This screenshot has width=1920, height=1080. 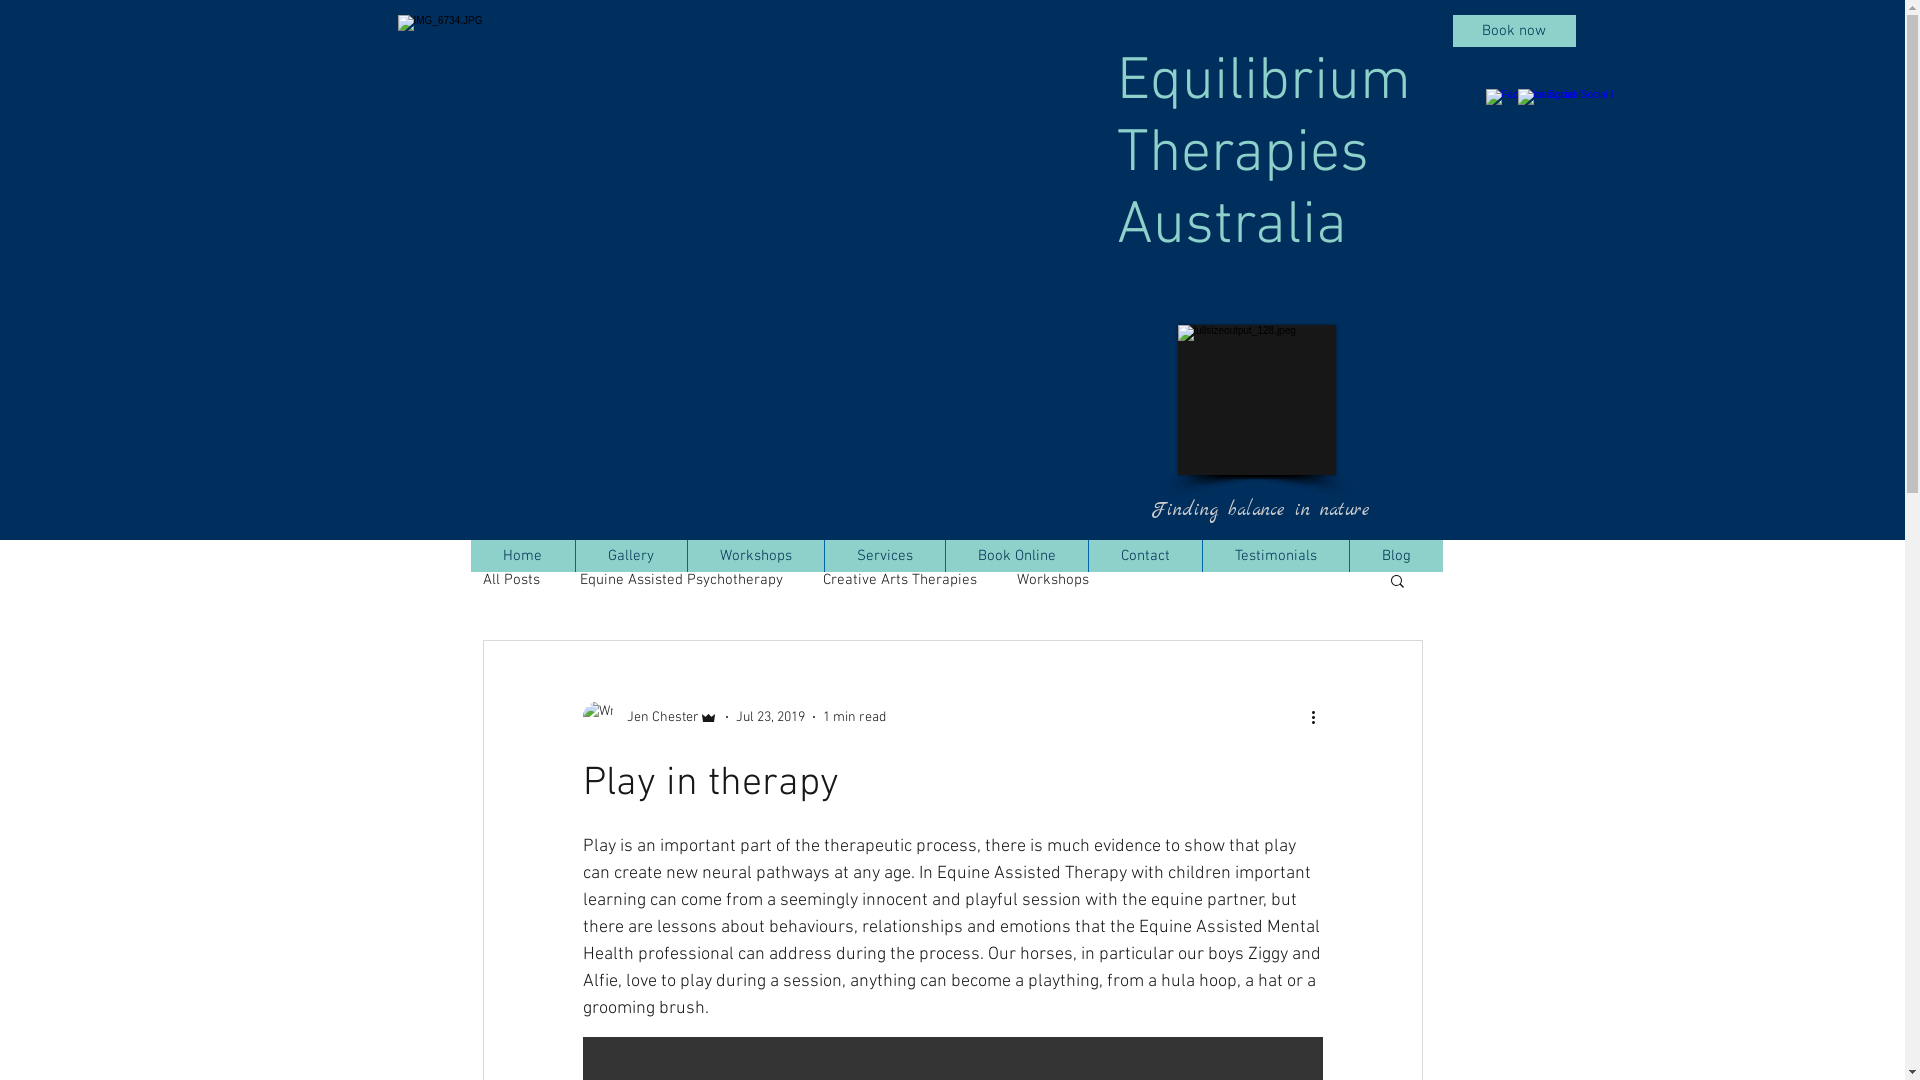 I want to click on 'Creative Arts Therapies', so click(x=821, y=579).